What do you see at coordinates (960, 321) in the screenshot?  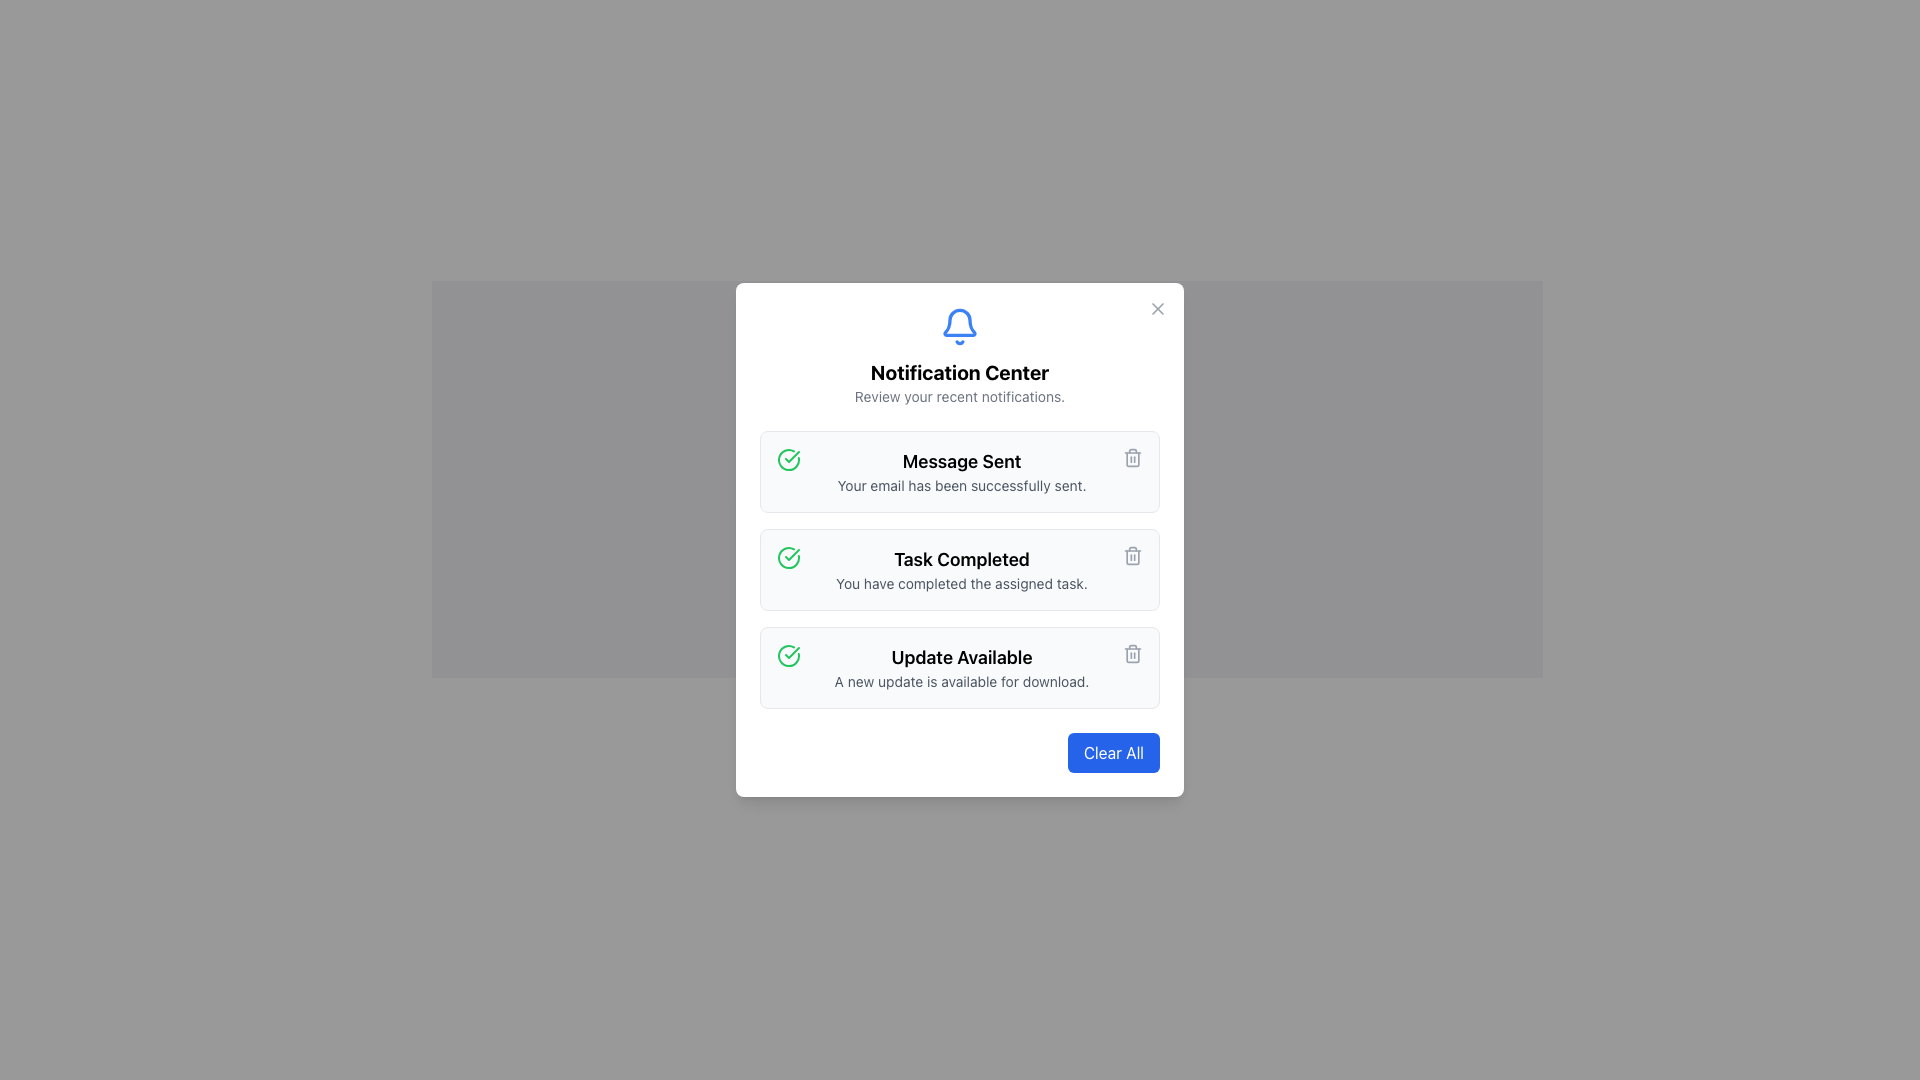 I see `the lower part of the bell-shaped icon with a blue outline, located at the top of the notification panel` at bounding box center [960, 321].